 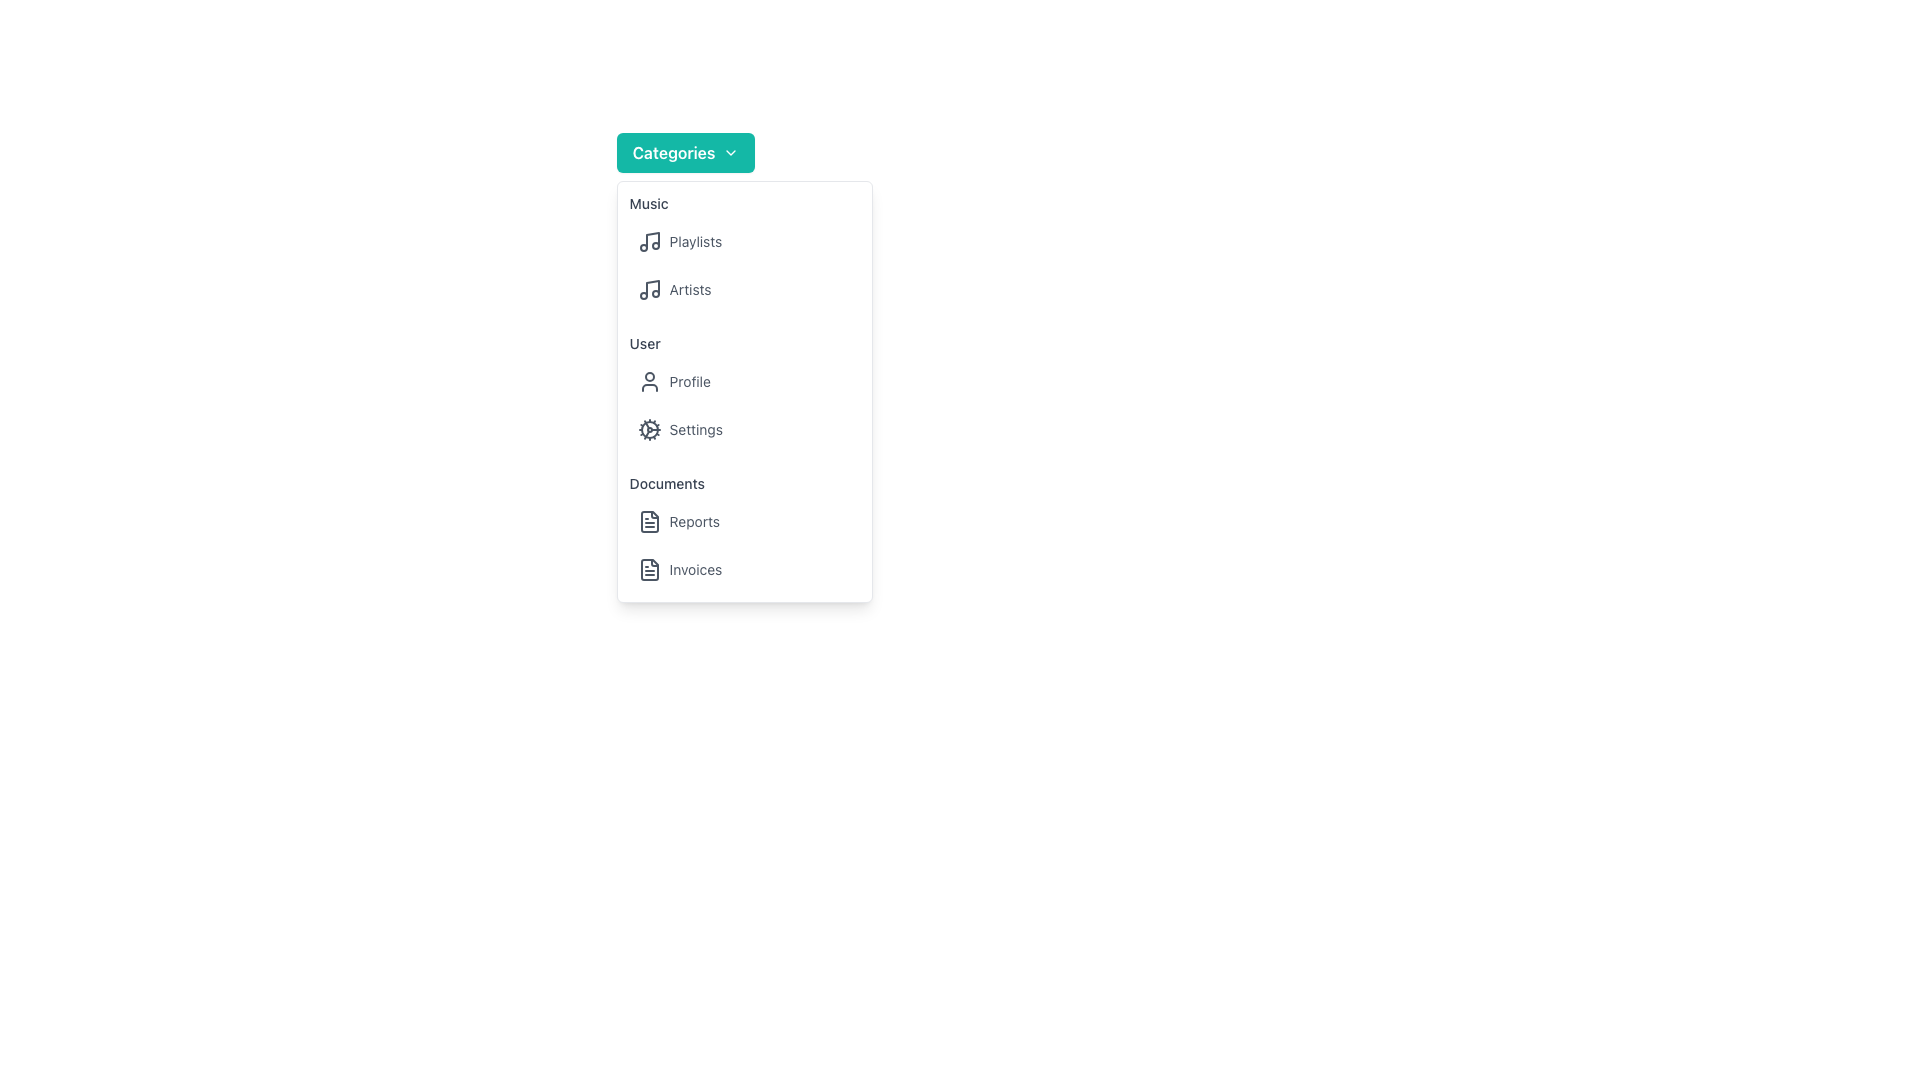 What do you see at coordinates (649, 570) in the screenshot?
I see `the invoice document icon located in the 'Documents' subsection of the drop-down menu under 'Invoices', positioned to the left of the text 'Invoices'` at bounding box center [649, 570].